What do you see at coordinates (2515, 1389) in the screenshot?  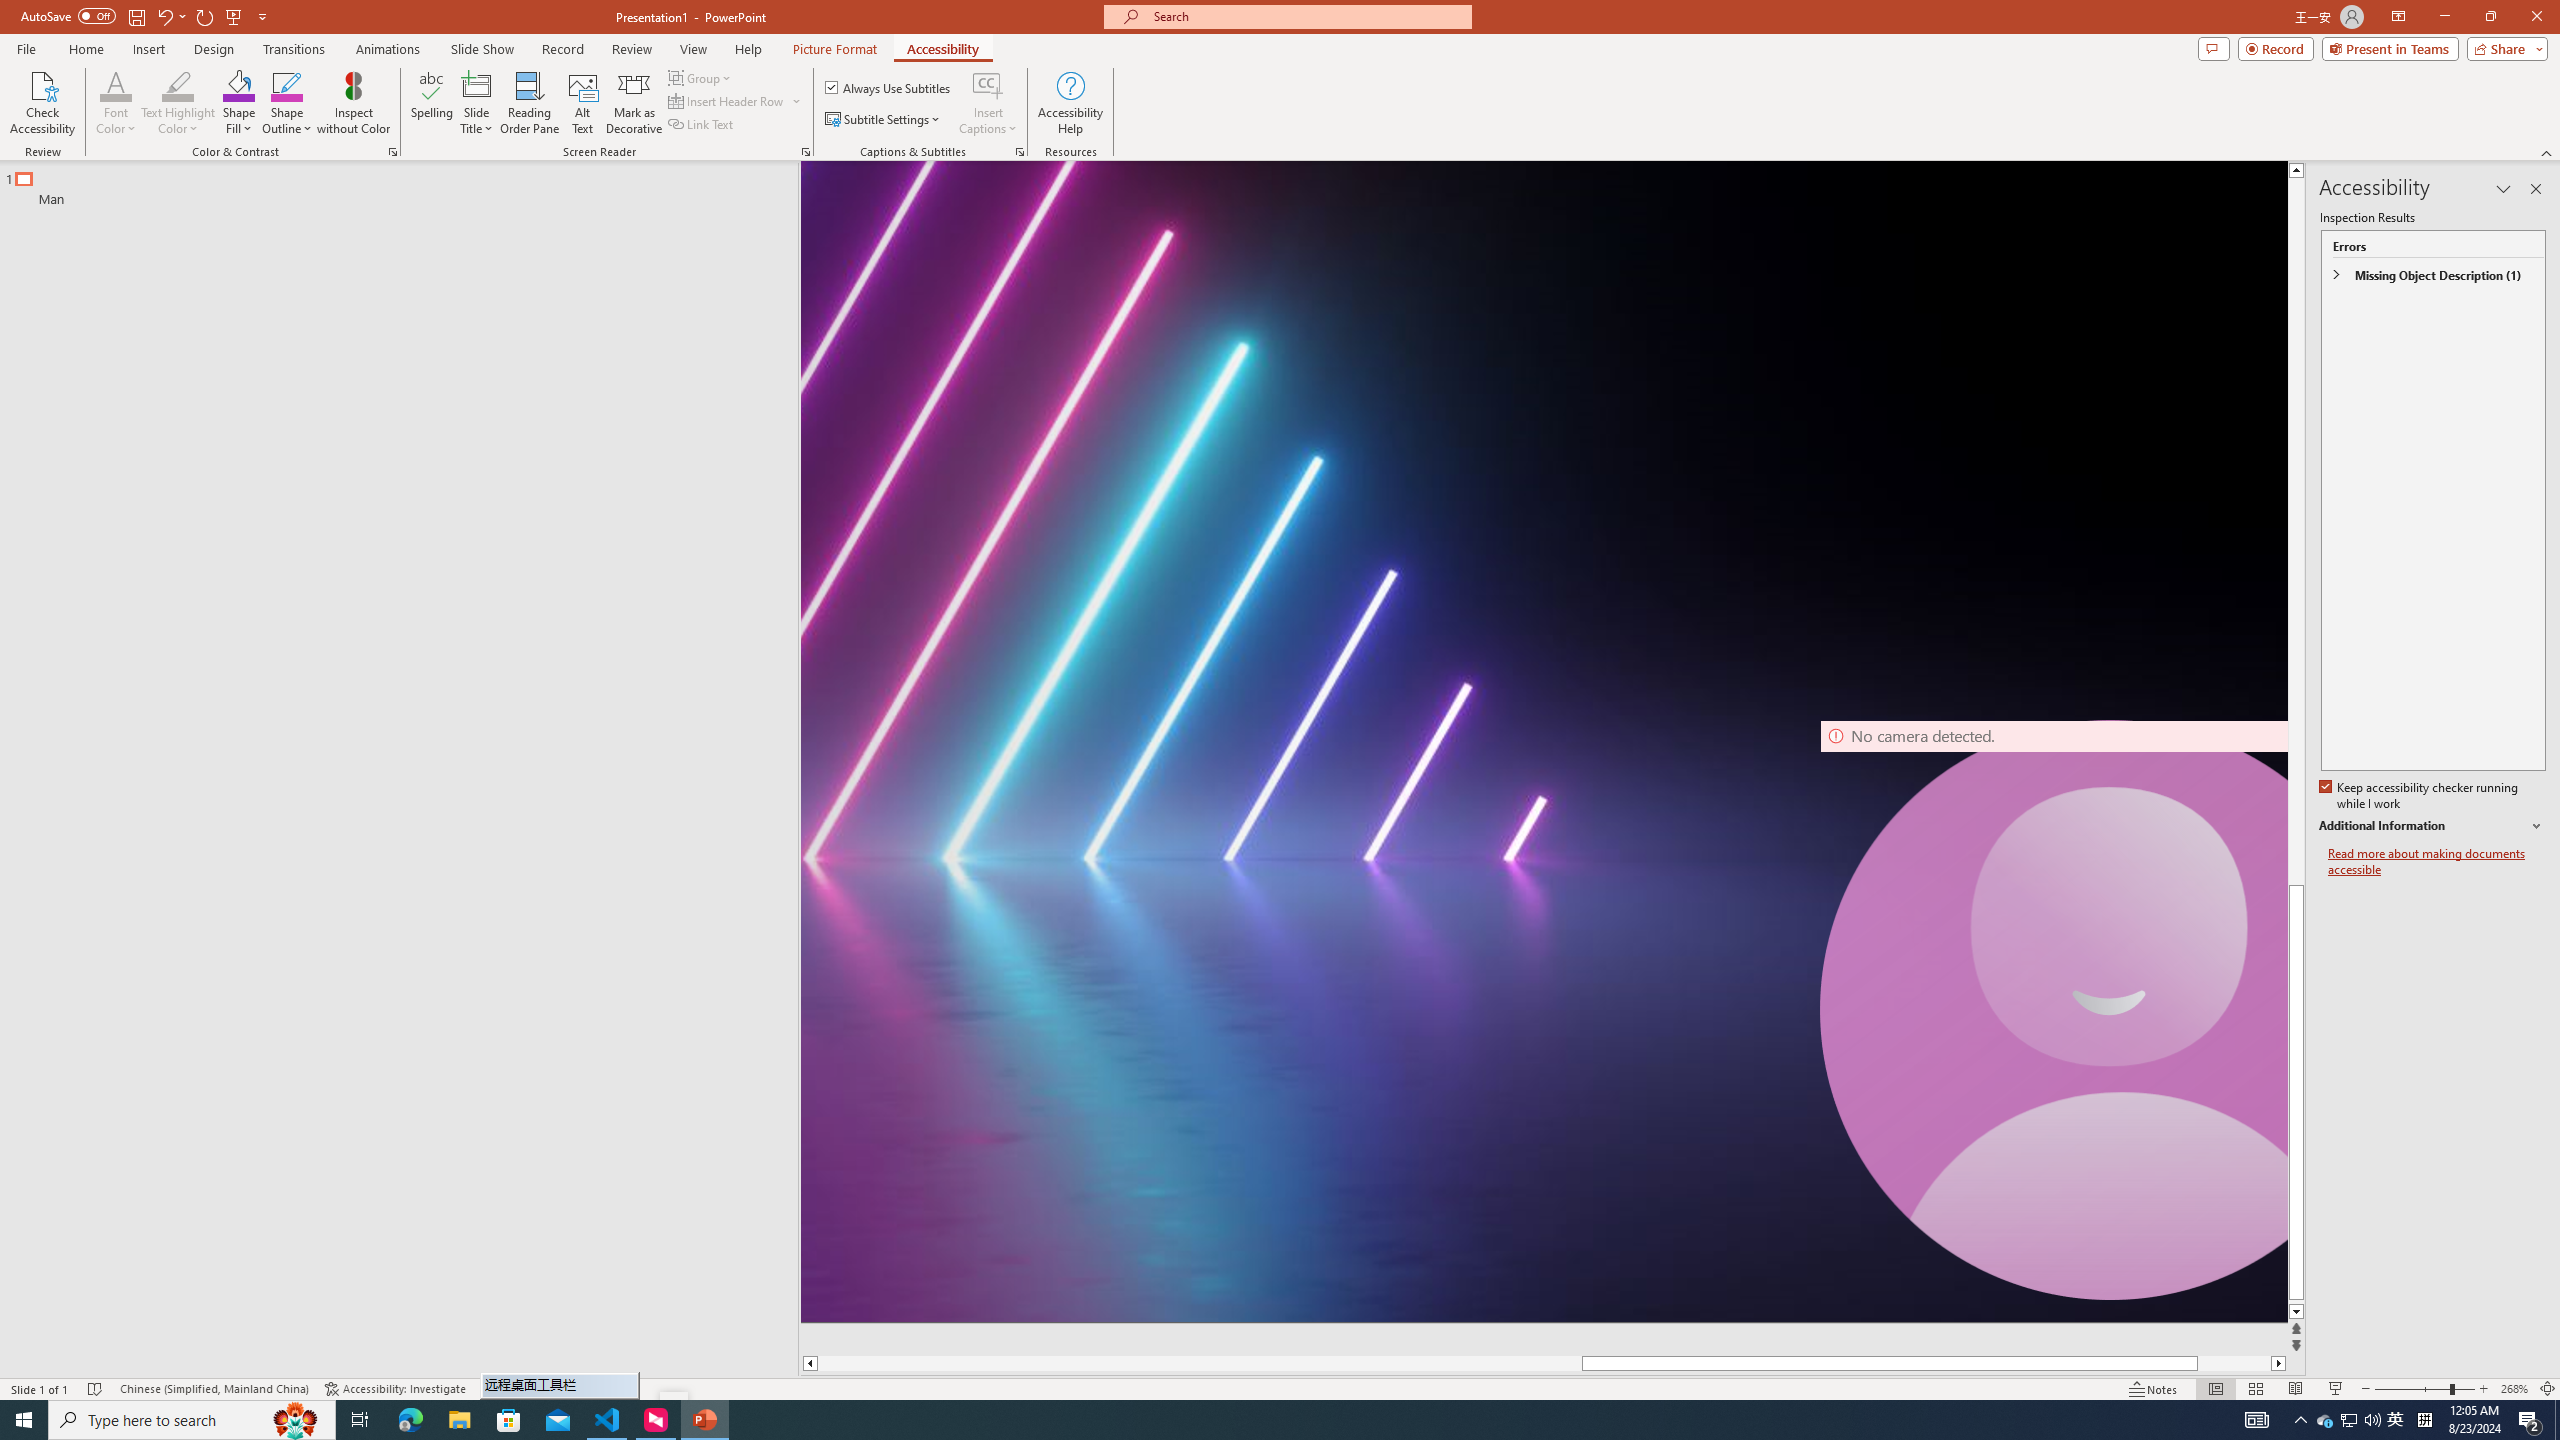 I see `'Zoom 268%'` at bounding box center [2515, 1389].